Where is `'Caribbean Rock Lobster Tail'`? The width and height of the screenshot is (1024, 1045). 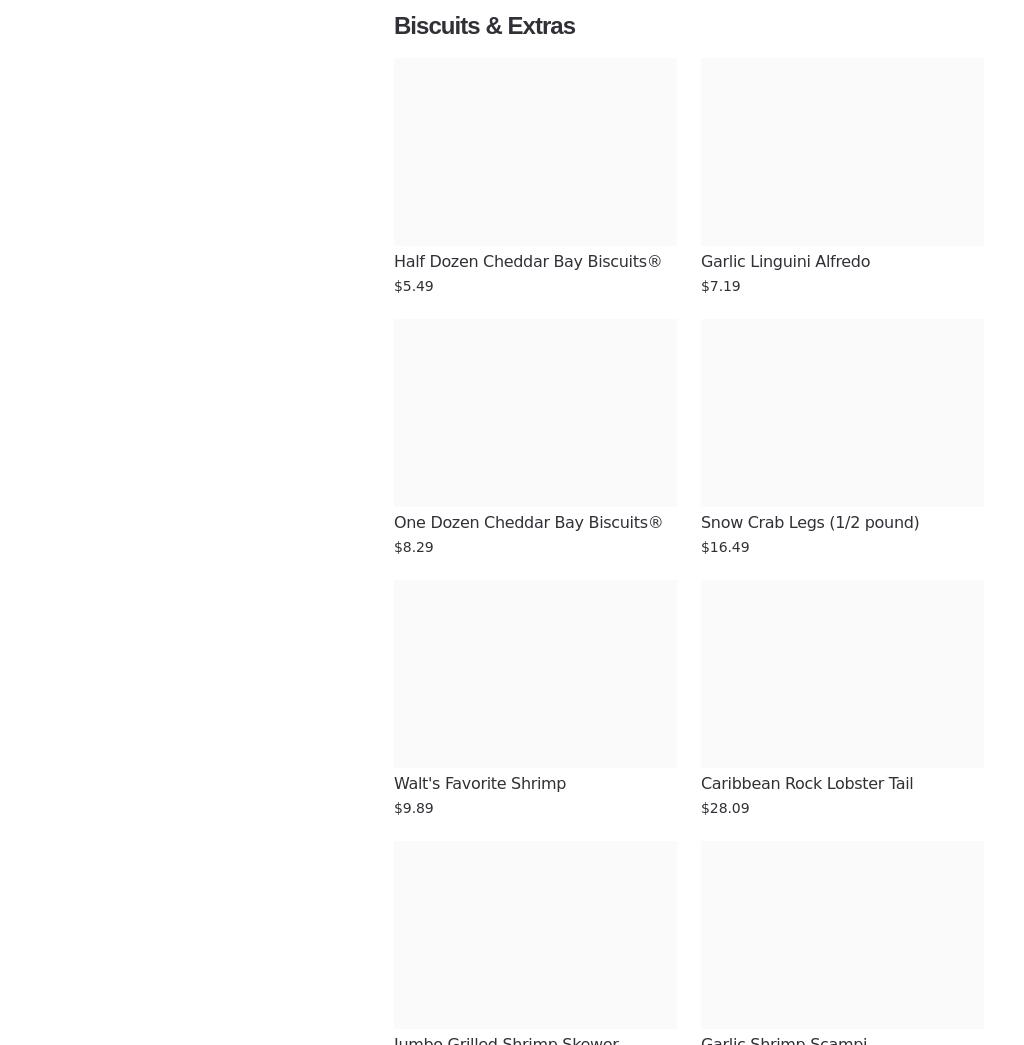
'Caribbean Rock Lobster Tail' is located at coordinates (807, 783).